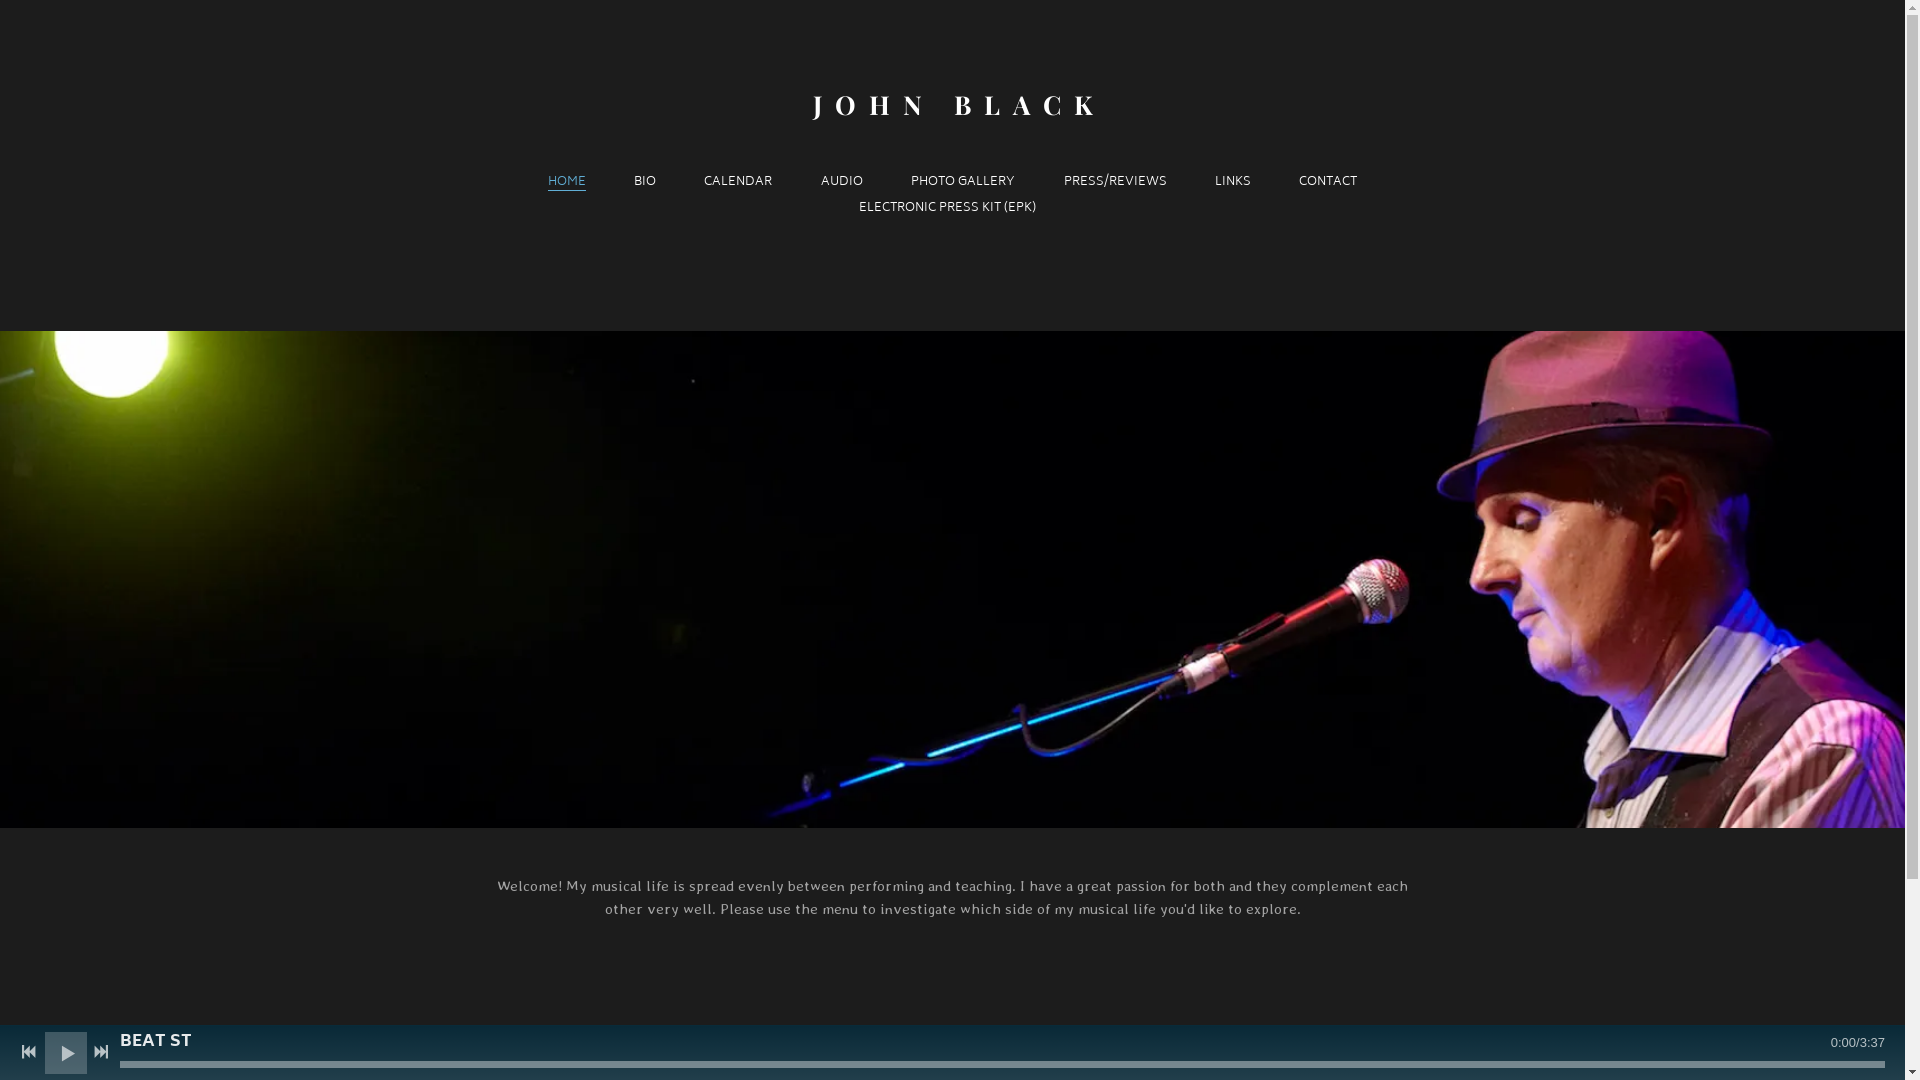  Describe the element at coordinates (28, 1051) in the screenshot. I see `'Previous track'` at that location.